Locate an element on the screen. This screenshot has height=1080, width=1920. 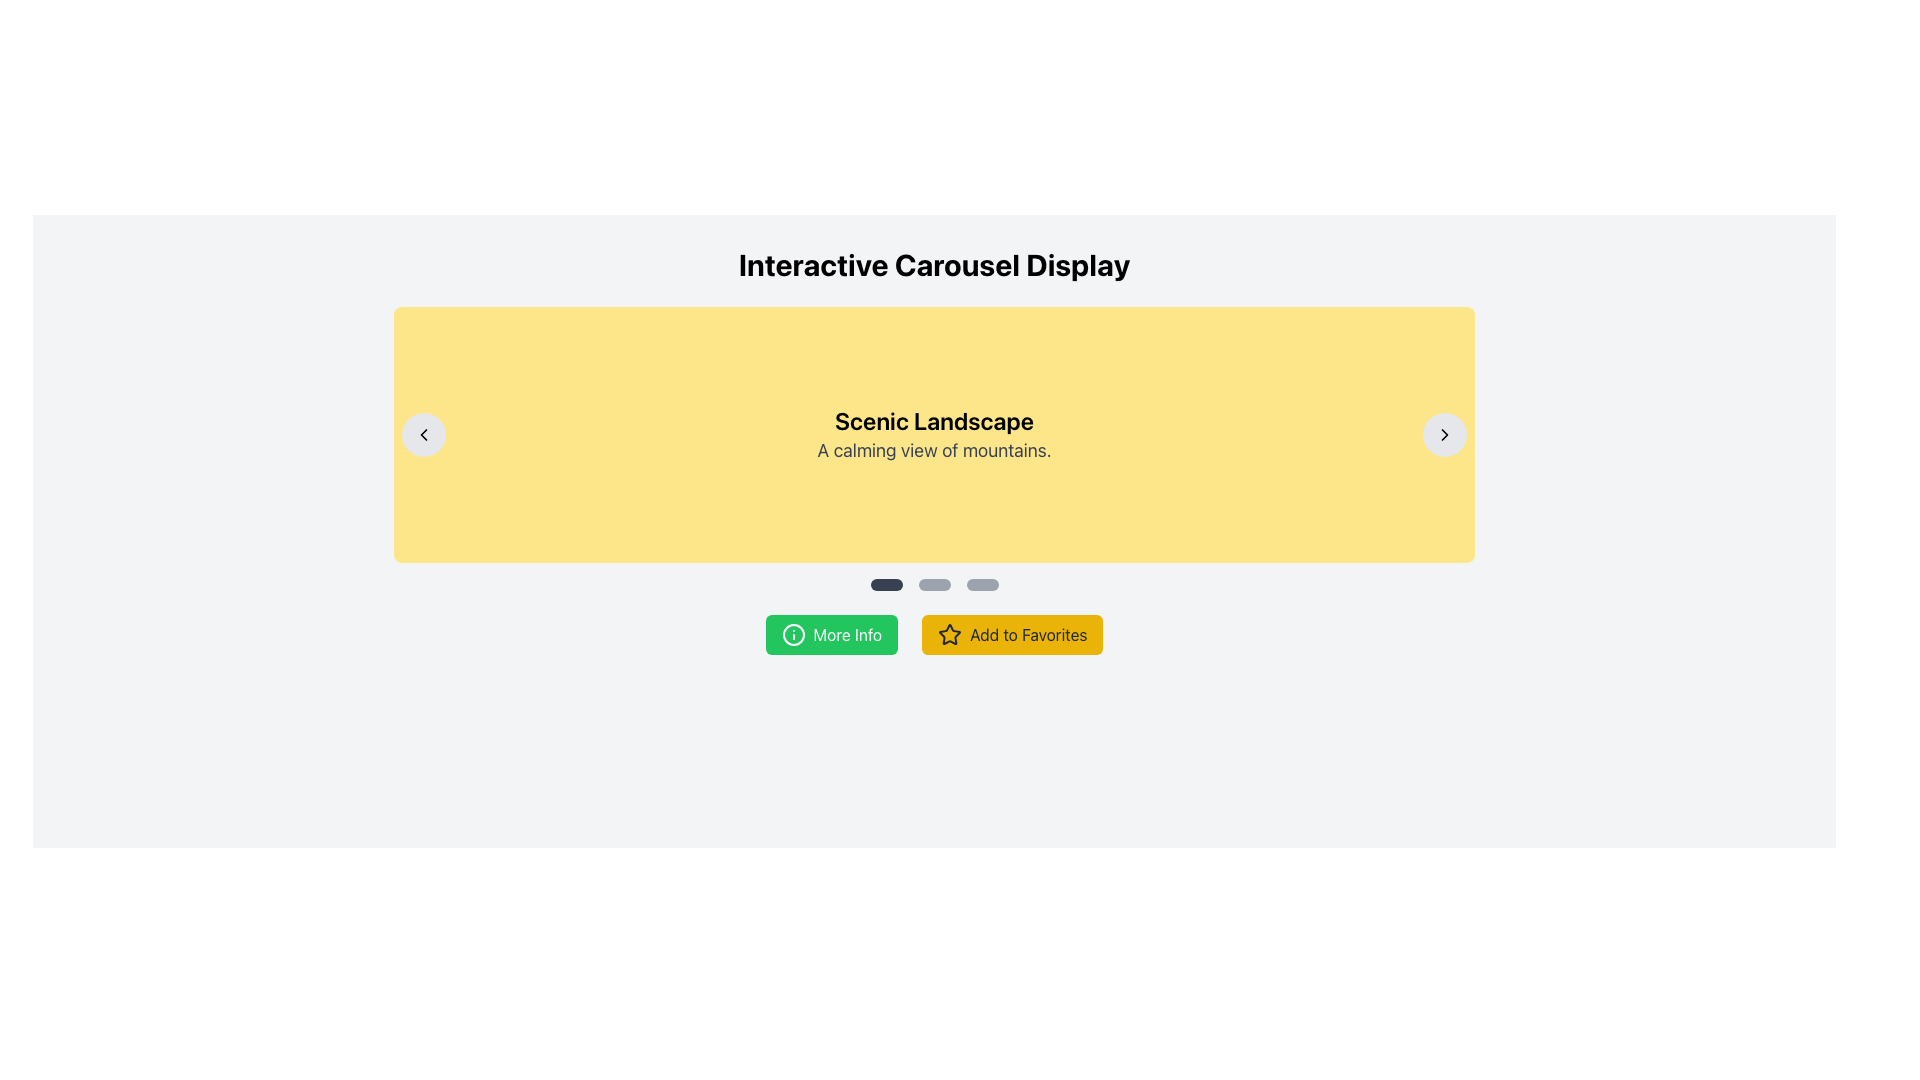
the star icon located inside the 'Add to Favorites' button is located at coordinates (949, 634).